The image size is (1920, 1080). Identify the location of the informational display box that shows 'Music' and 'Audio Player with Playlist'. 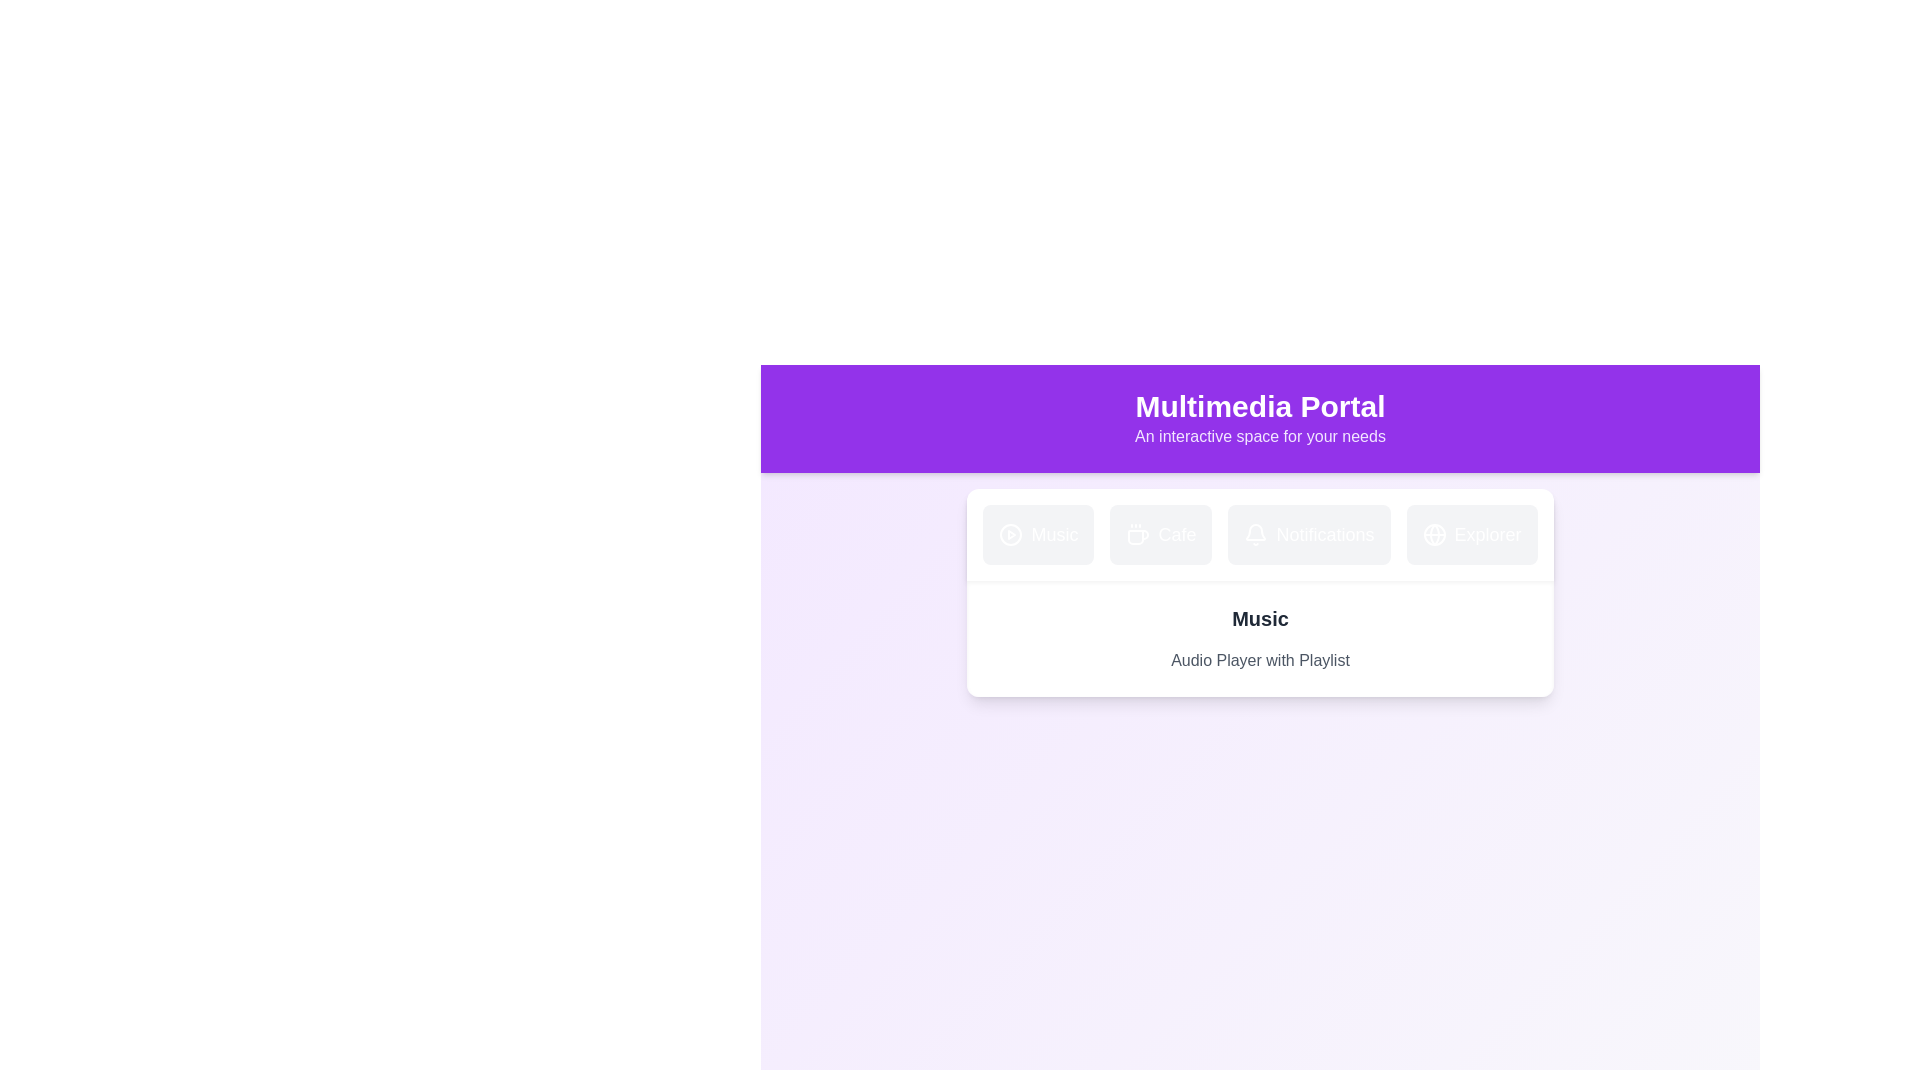
(1259, 639).